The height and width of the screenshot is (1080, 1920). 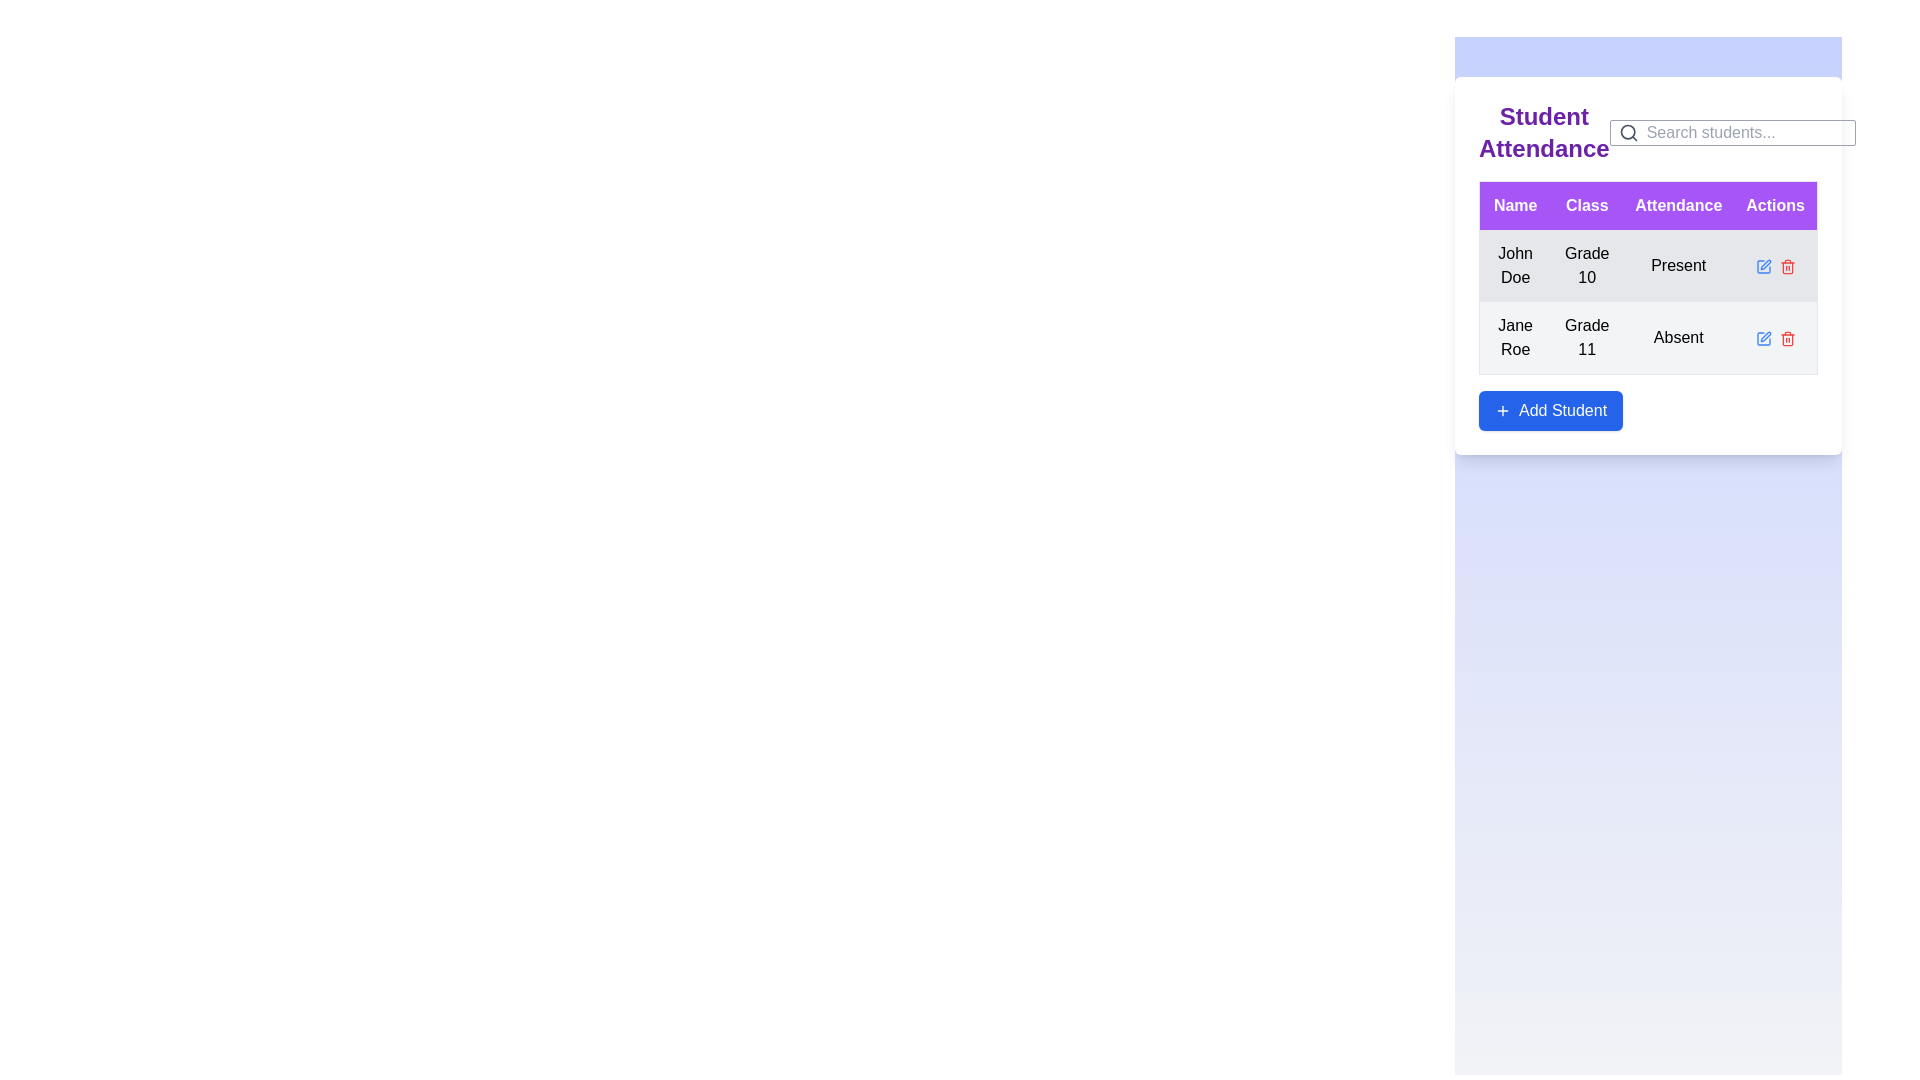 What do you see at coordinates (1586, 265) in the screenshot?
I see `text 'Grade 10' displayed in bold font inside a light gray cell in the second column of the first row under the 'Class' header in the table` at bounding box center [1586, 265].